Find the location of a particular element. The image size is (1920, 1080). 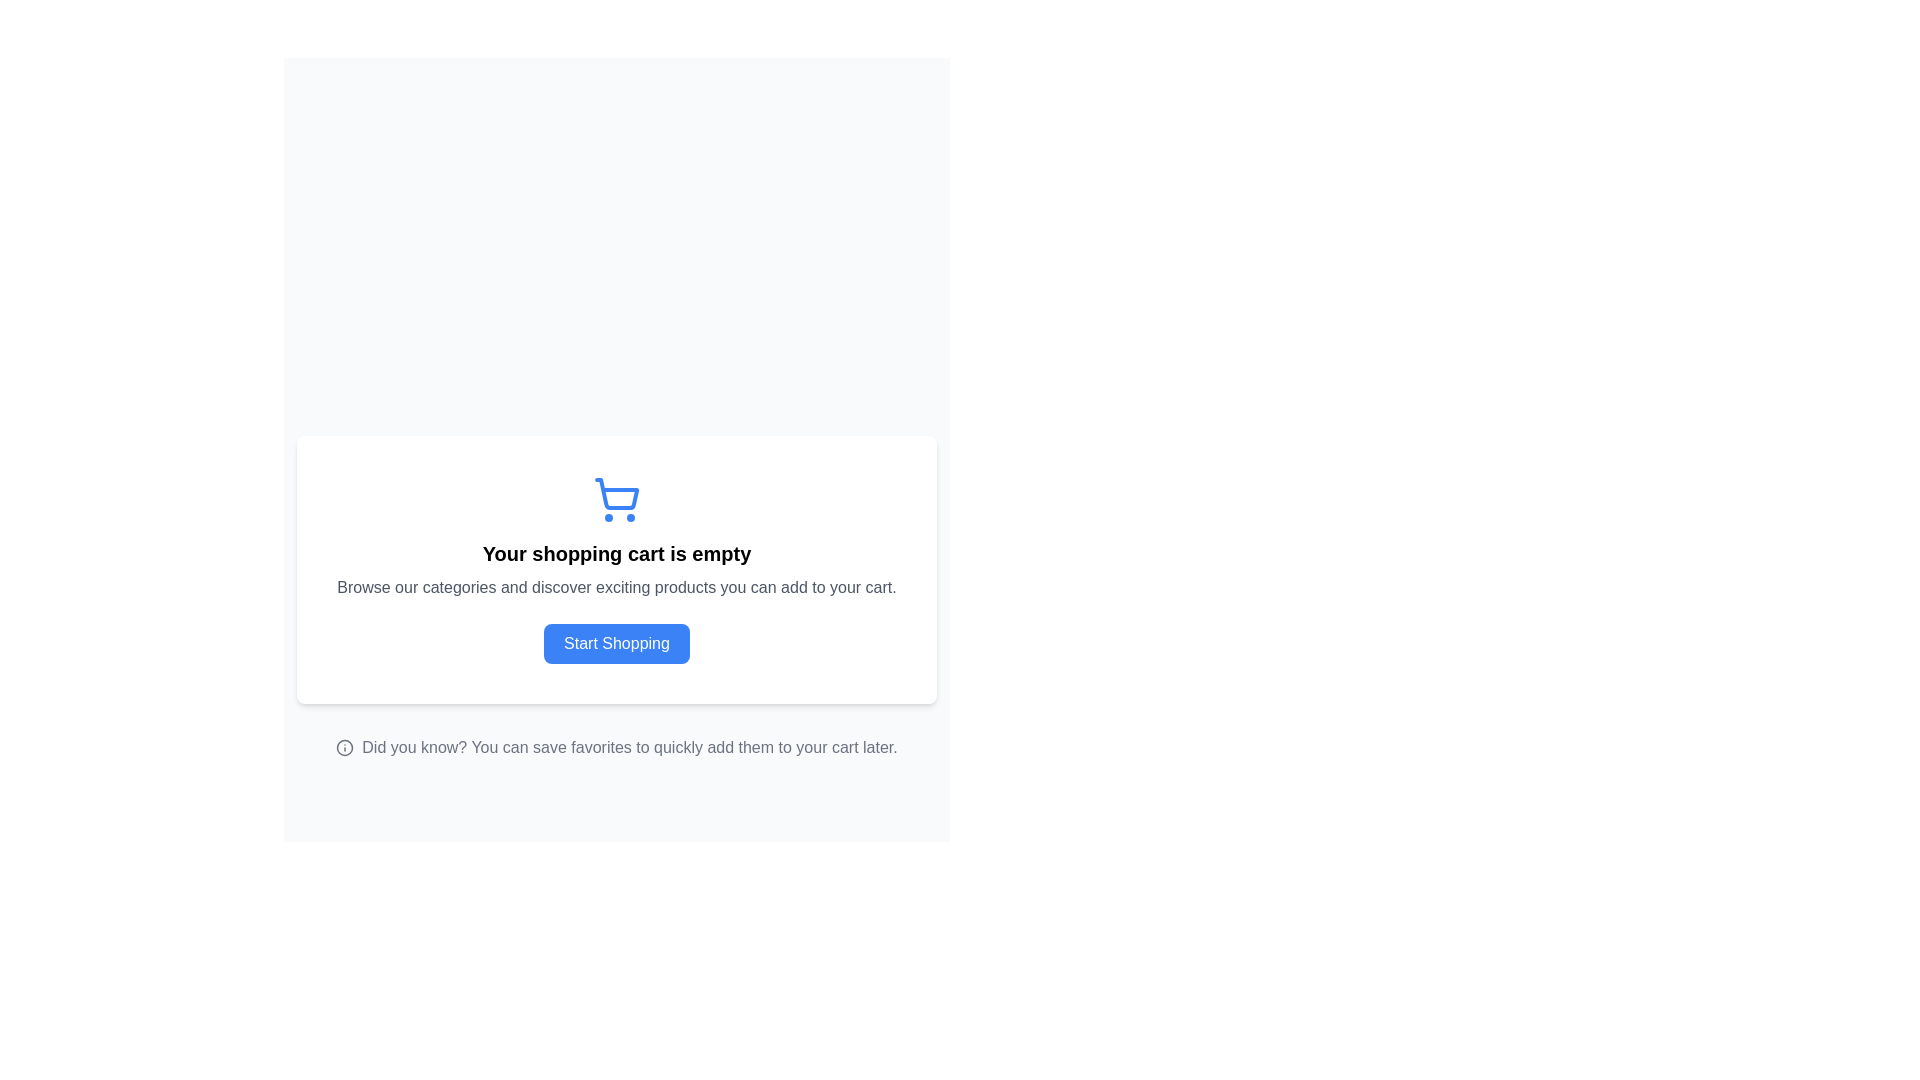

the status notification text that informs the user that their shopping cart currently has no items, located within a white card with rounded corners, centered below the shopping cart icon and above the 'Start Shopping' button is located at coordinates (616, 554).